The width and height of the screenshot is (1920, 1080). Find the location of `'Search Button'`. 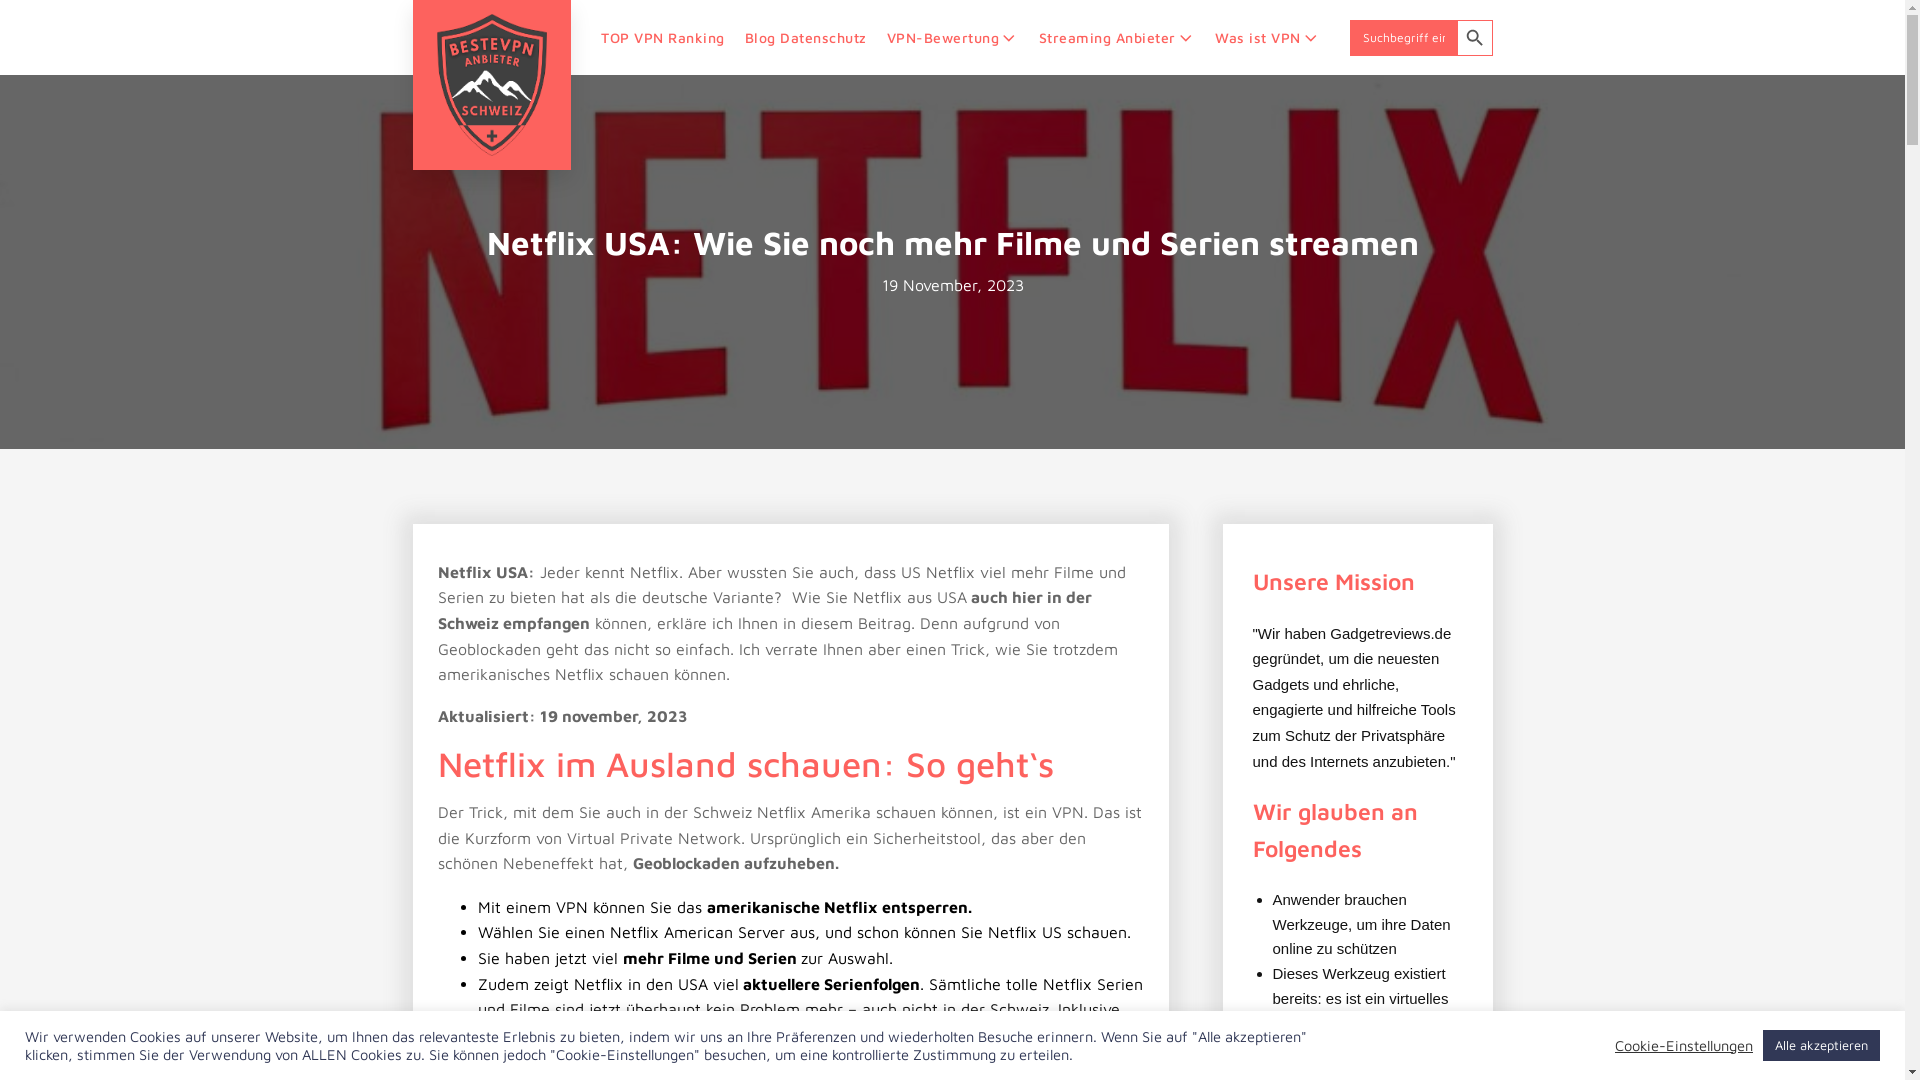

'Search Button' is located at coordinates (1455, 38).